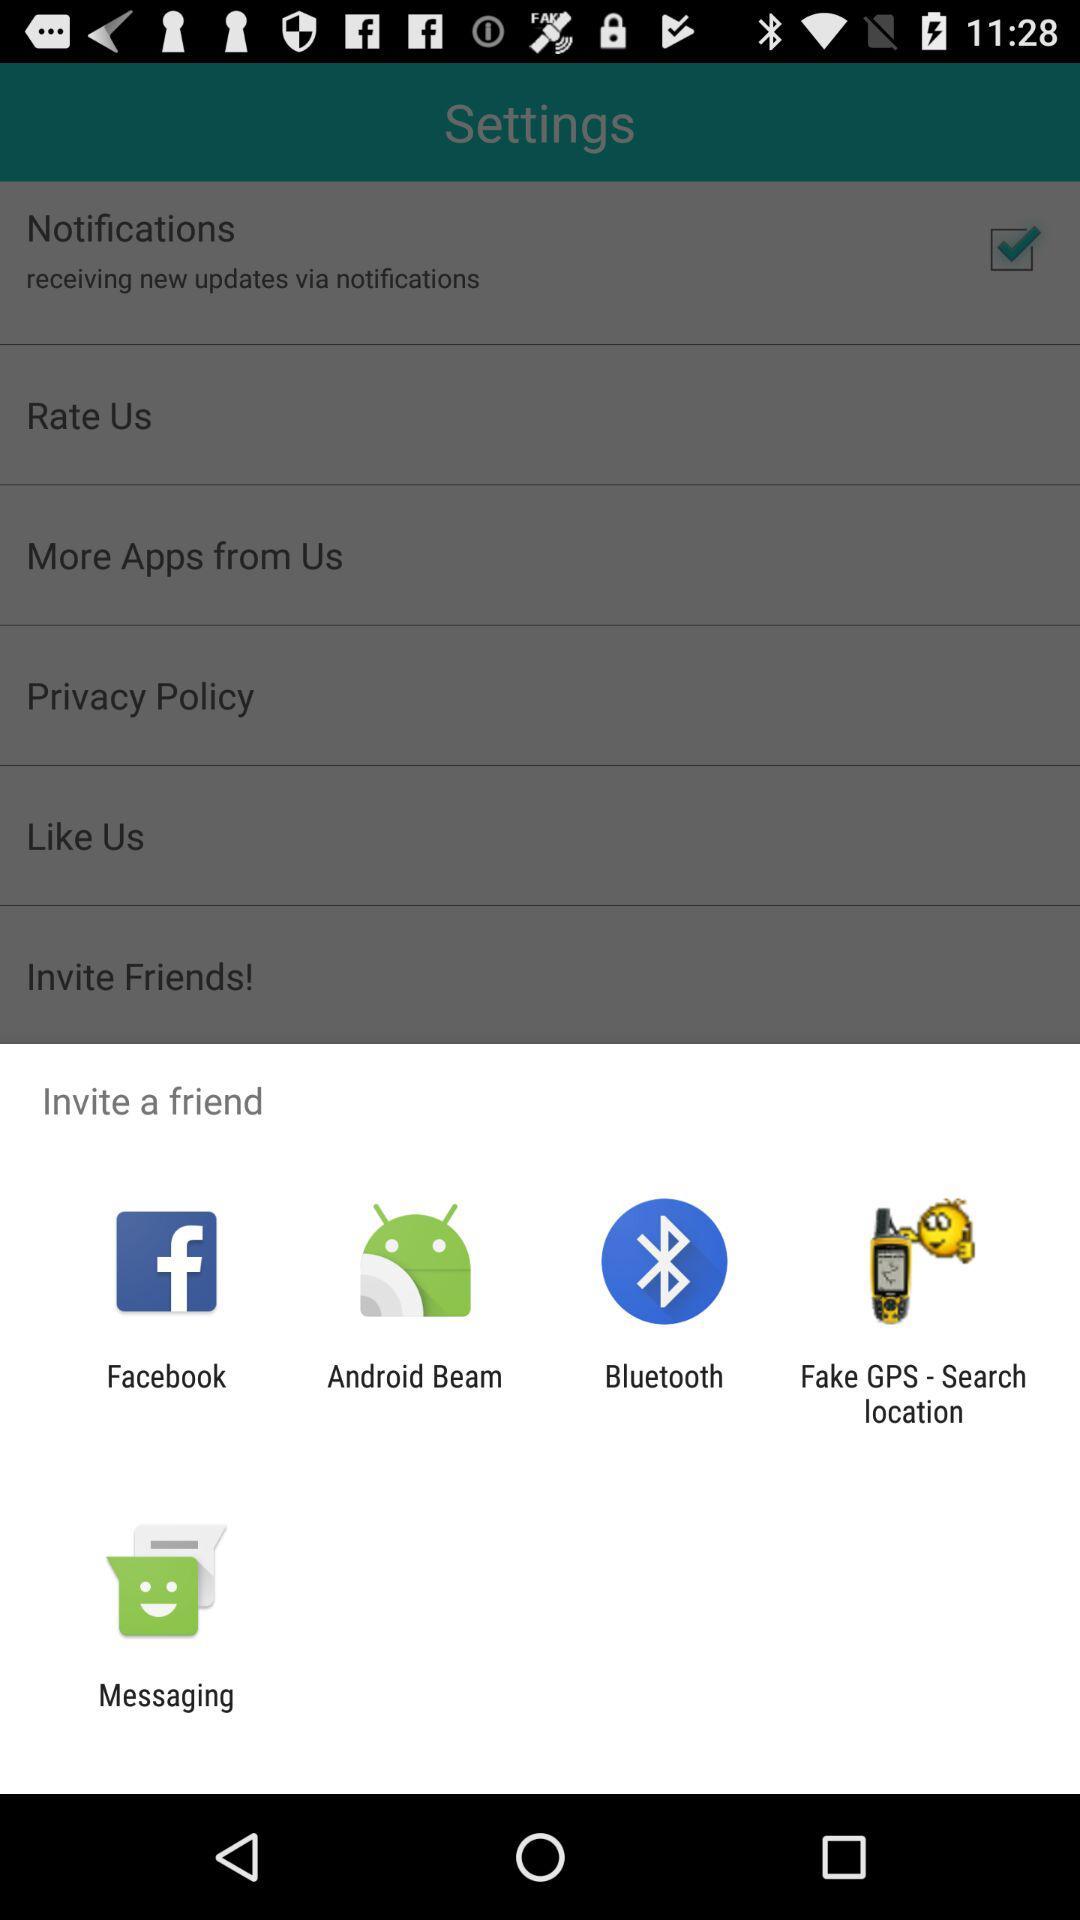  Describe the element at coordinates (165, 1392) in the screenshot. I see `the icon next to android beam app` at that location.